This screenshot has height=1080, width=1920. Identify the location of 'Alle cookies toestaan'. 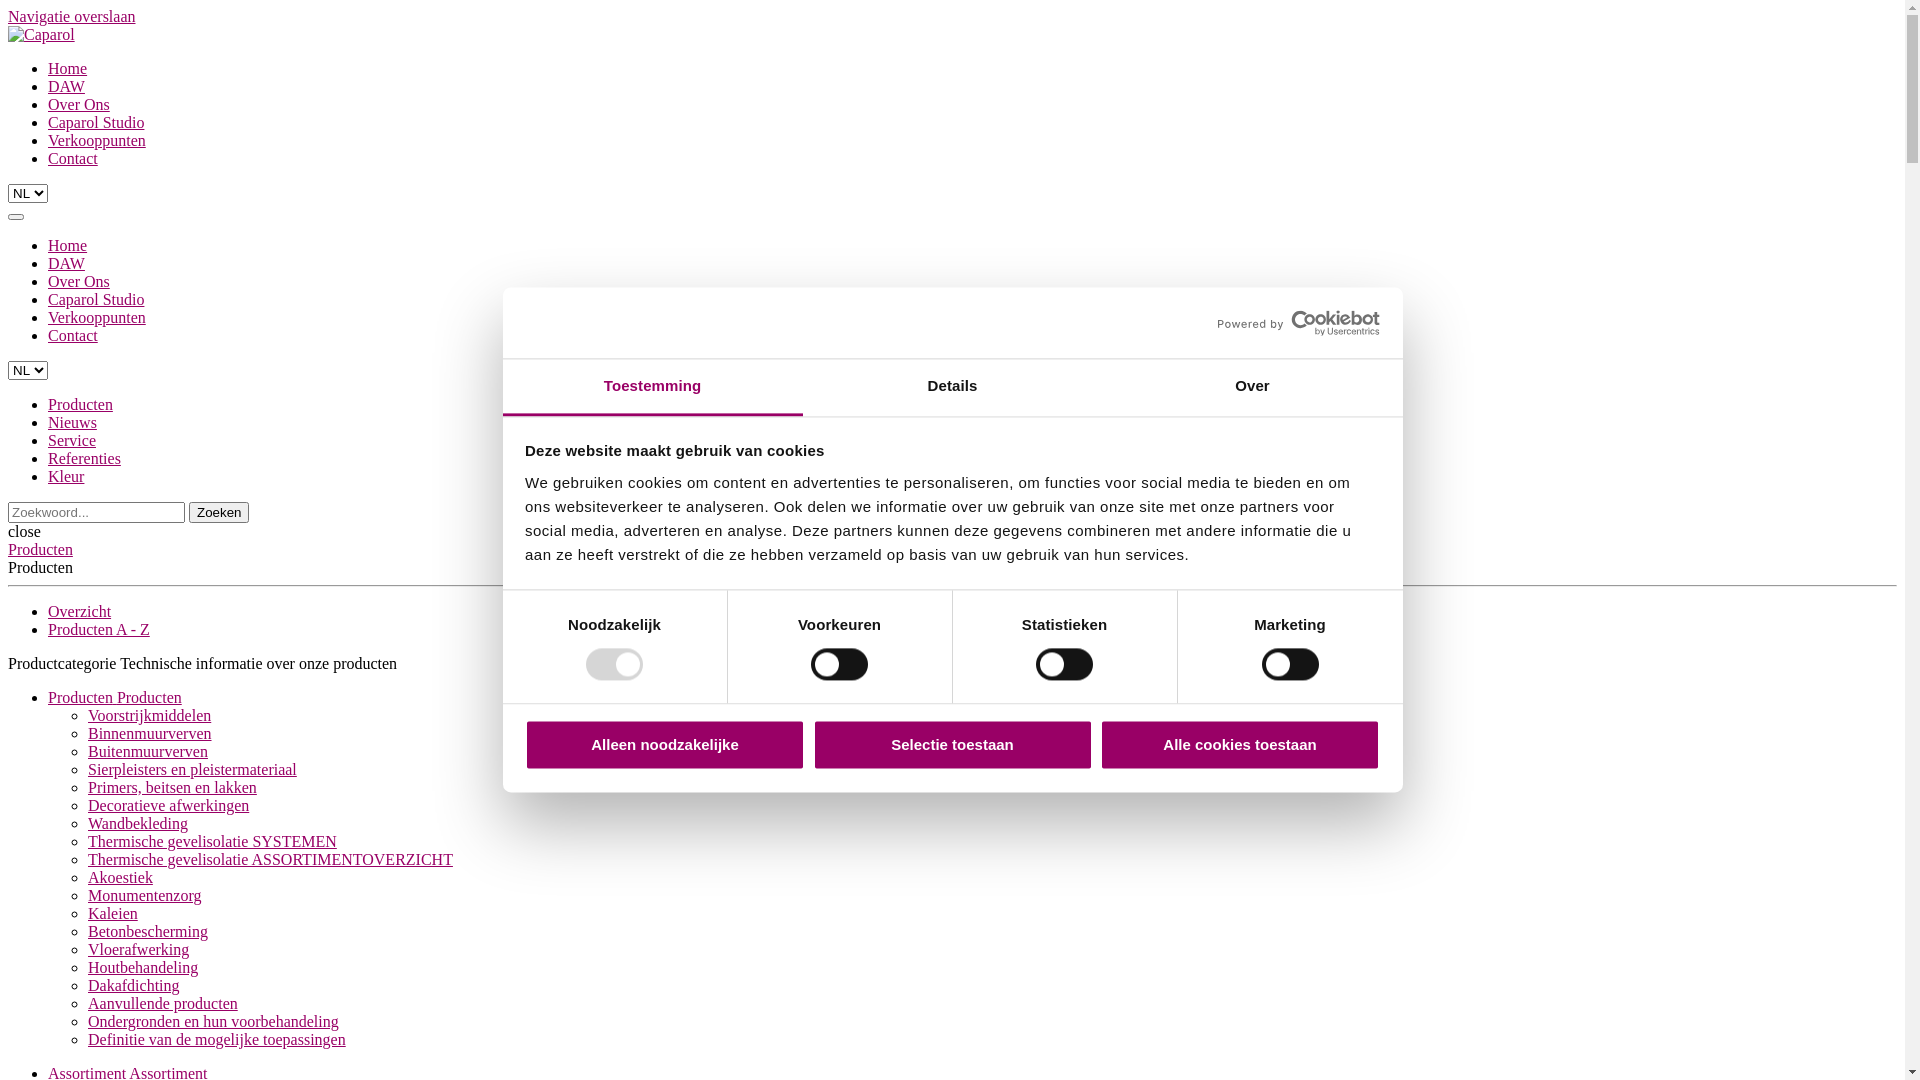
(1098, 744).